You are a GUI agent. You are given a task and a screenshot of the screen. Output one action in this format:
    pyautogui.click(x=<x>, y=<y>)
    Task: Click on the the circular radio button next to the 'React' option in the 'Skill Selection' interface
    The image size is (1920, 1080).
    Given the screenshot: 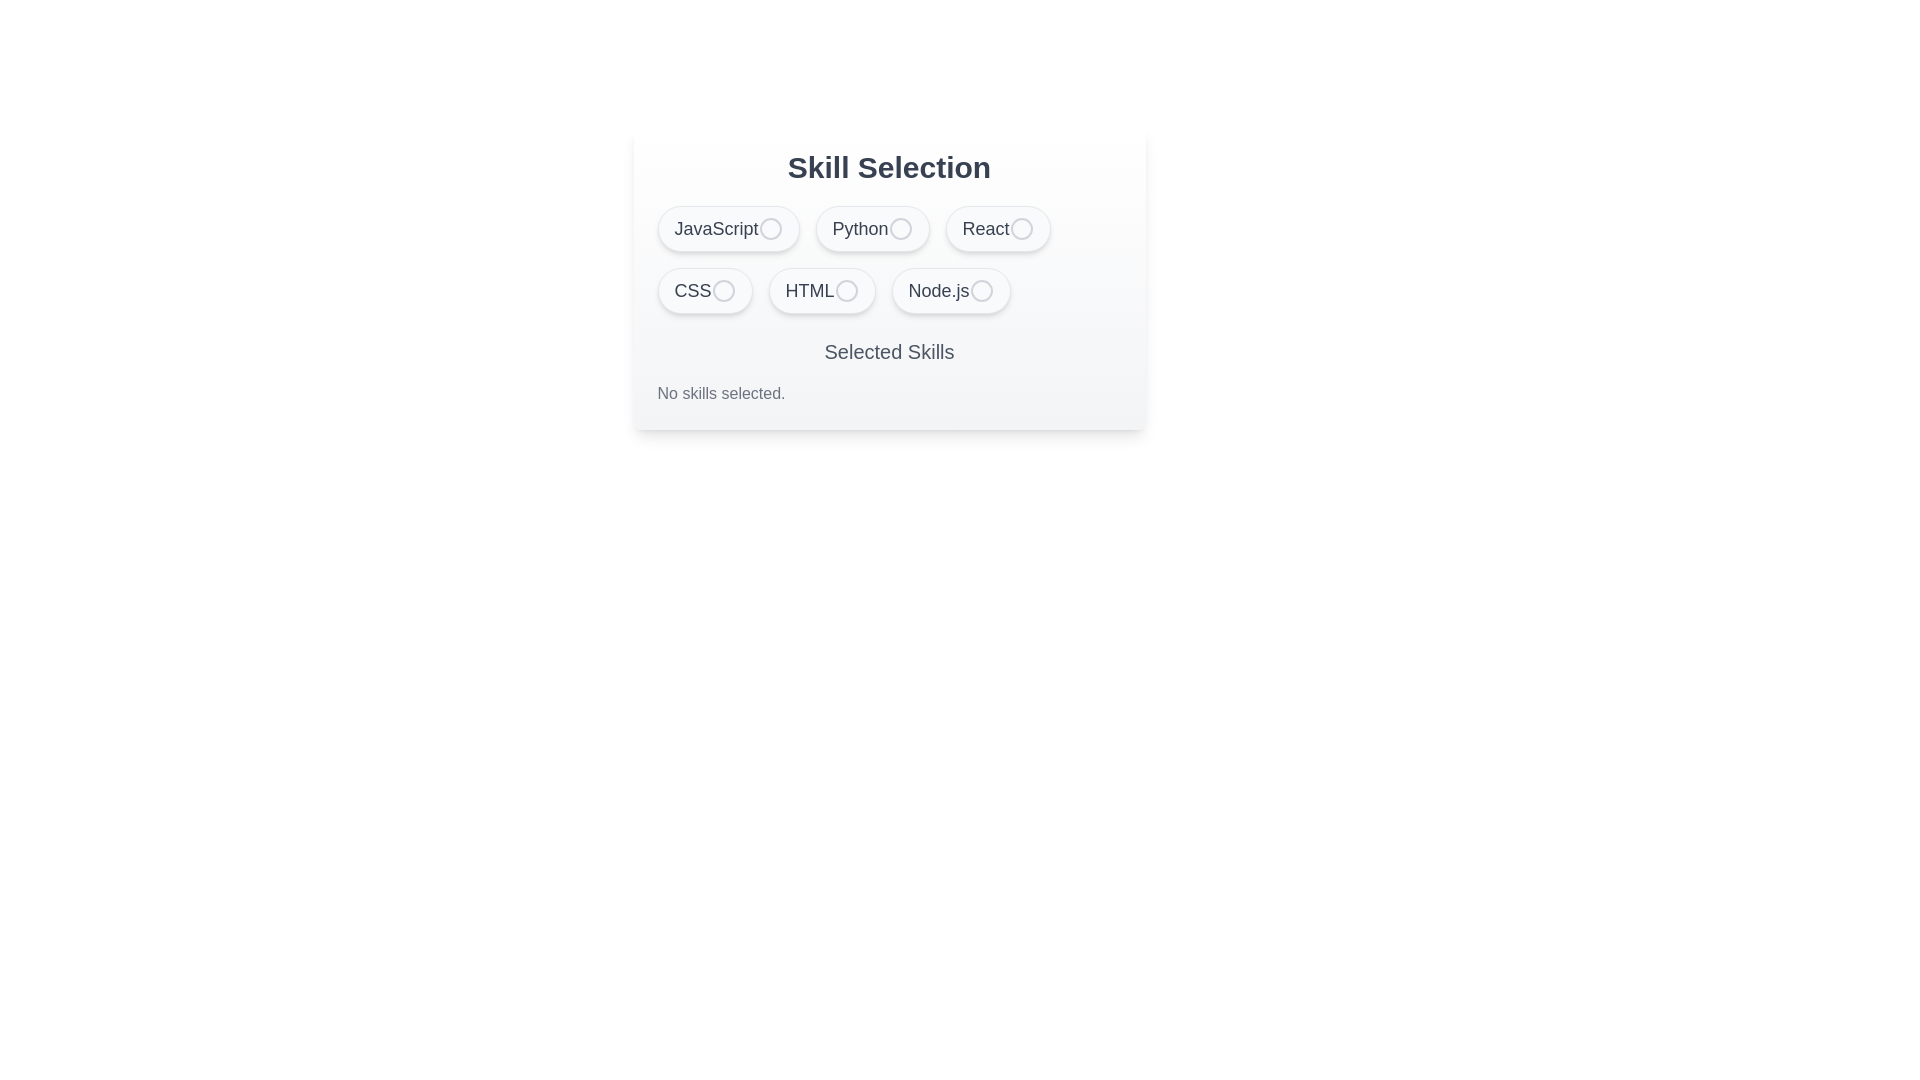 What is the action you would take?
    pyautogui.click(x=1021, y=227)
    